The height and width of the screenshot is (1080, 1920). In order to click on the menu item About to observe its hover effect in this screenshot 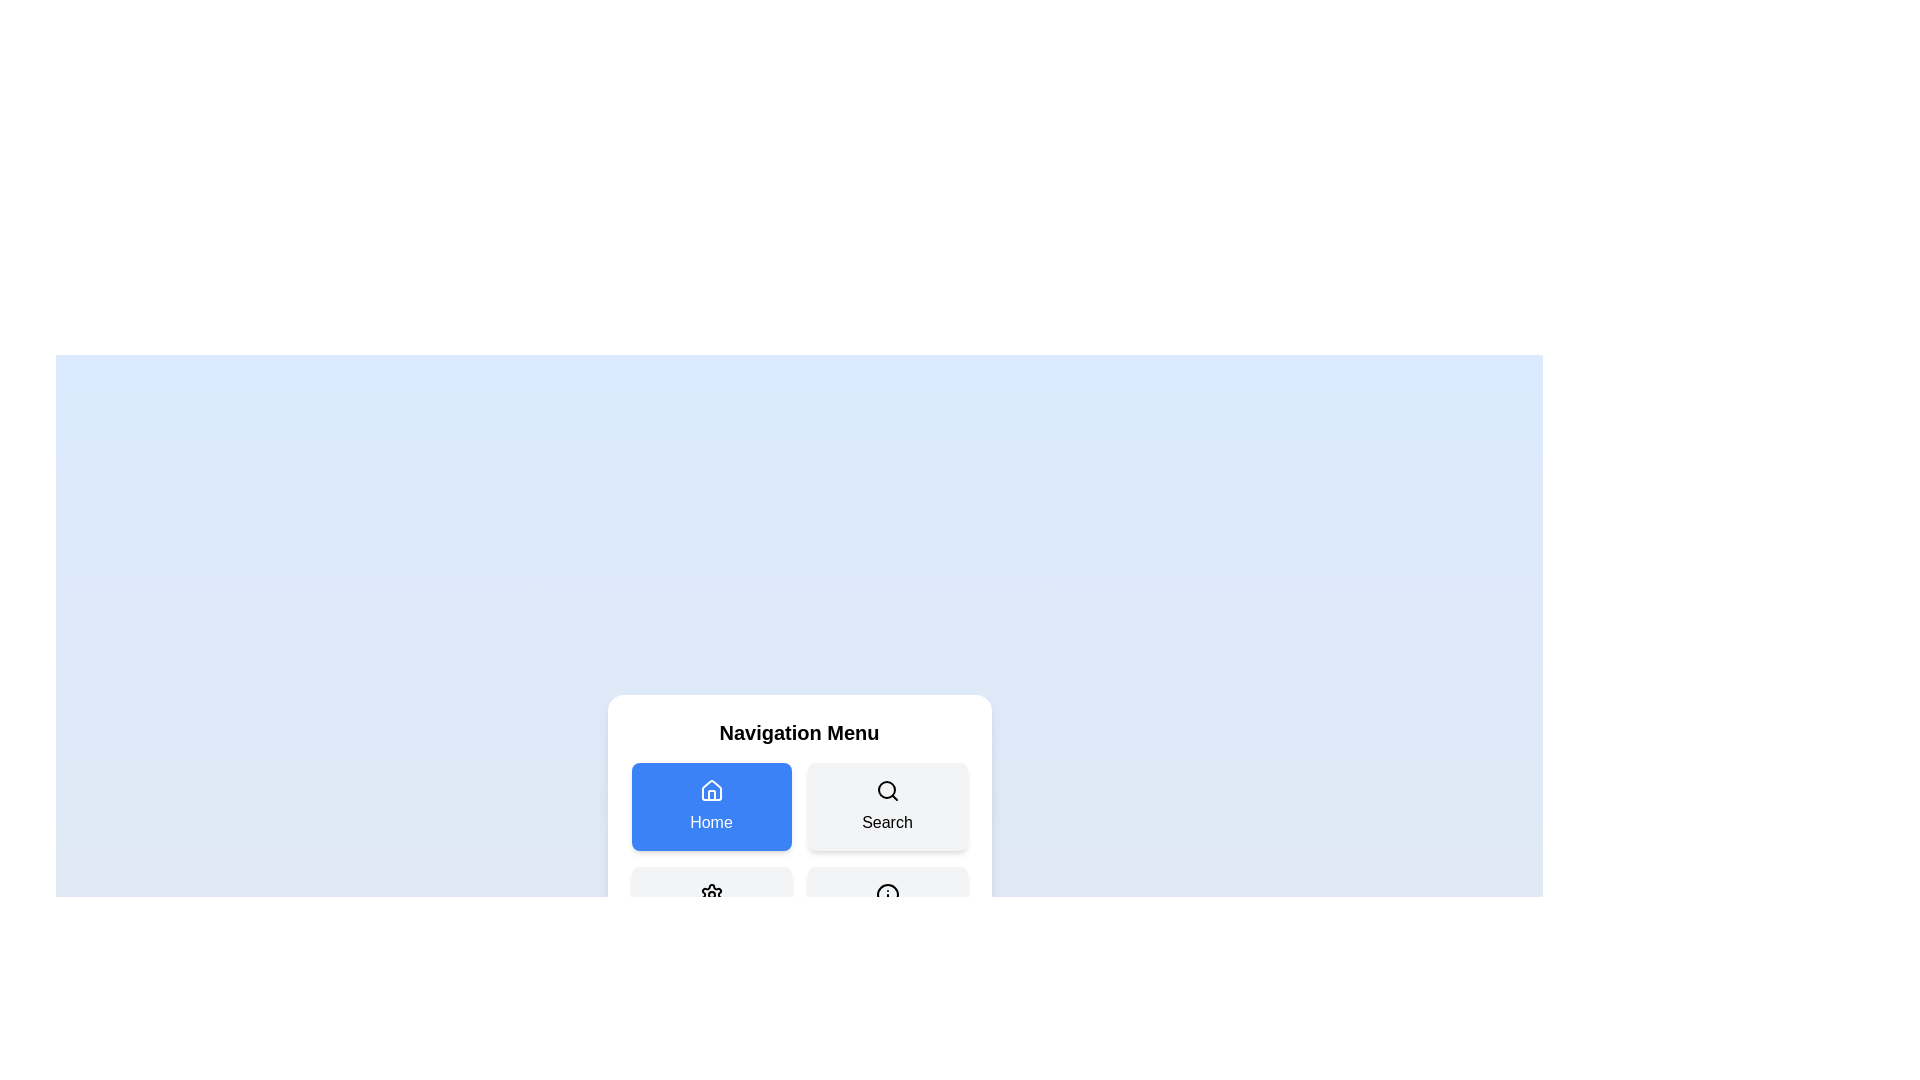, I will do `click(886, 910)`.